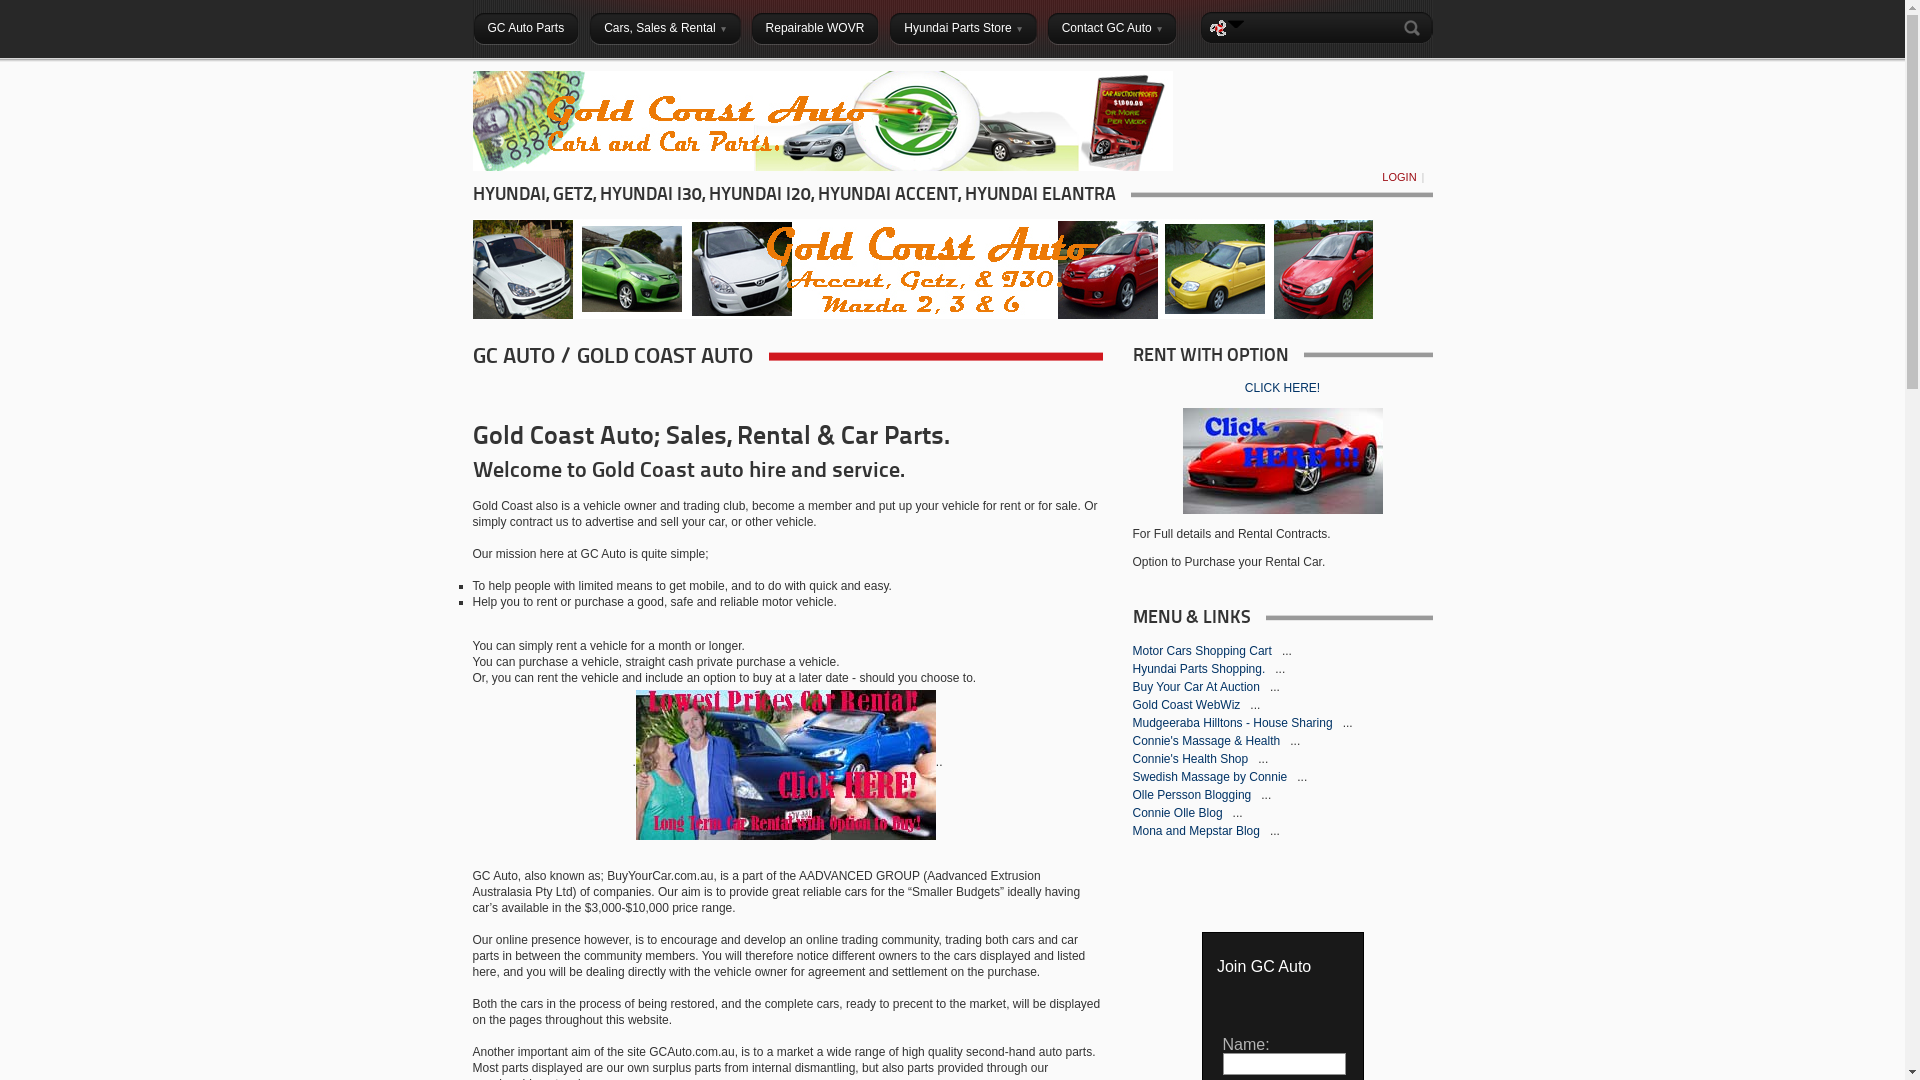  I want to click on 'Gold Coast auto and car parts', so click(470, 165).